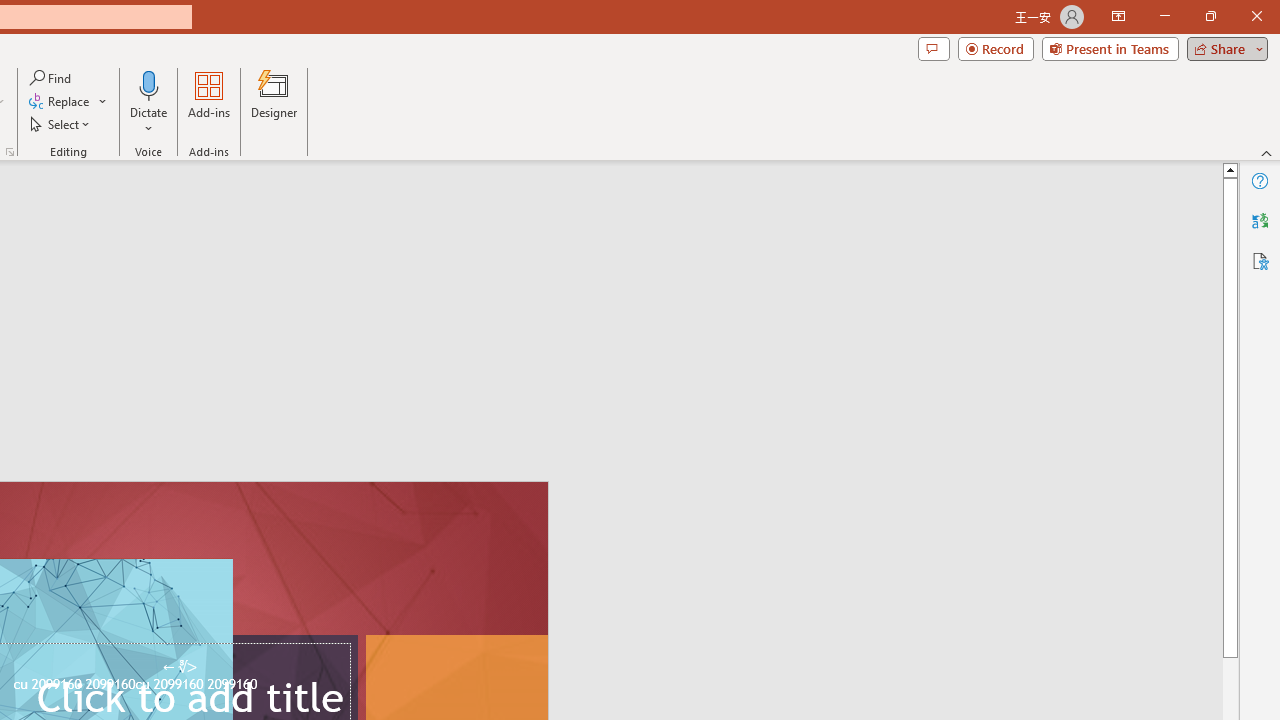 This screenshot has height=720, width=1280. I want to click on 'Format Object...', so click(10, 150).